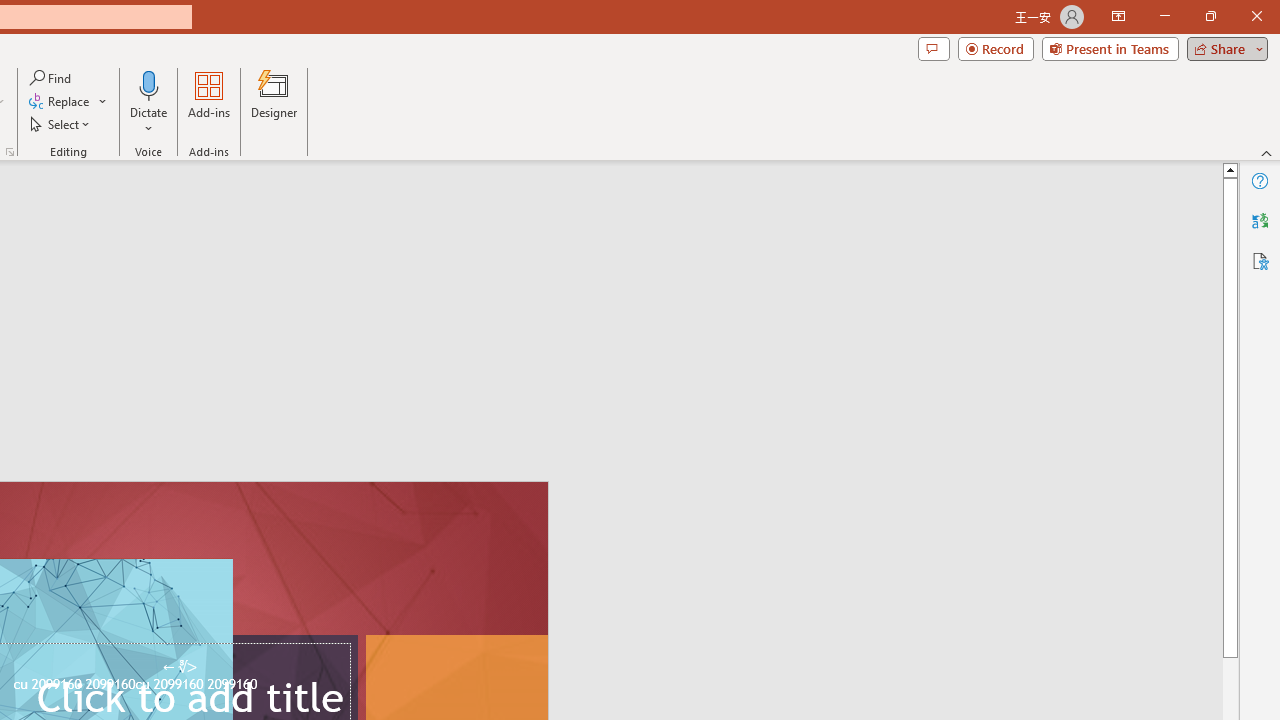 This screenshot has height=720, width=1280. I want to click on 'Format Object...', so click(10, 150).